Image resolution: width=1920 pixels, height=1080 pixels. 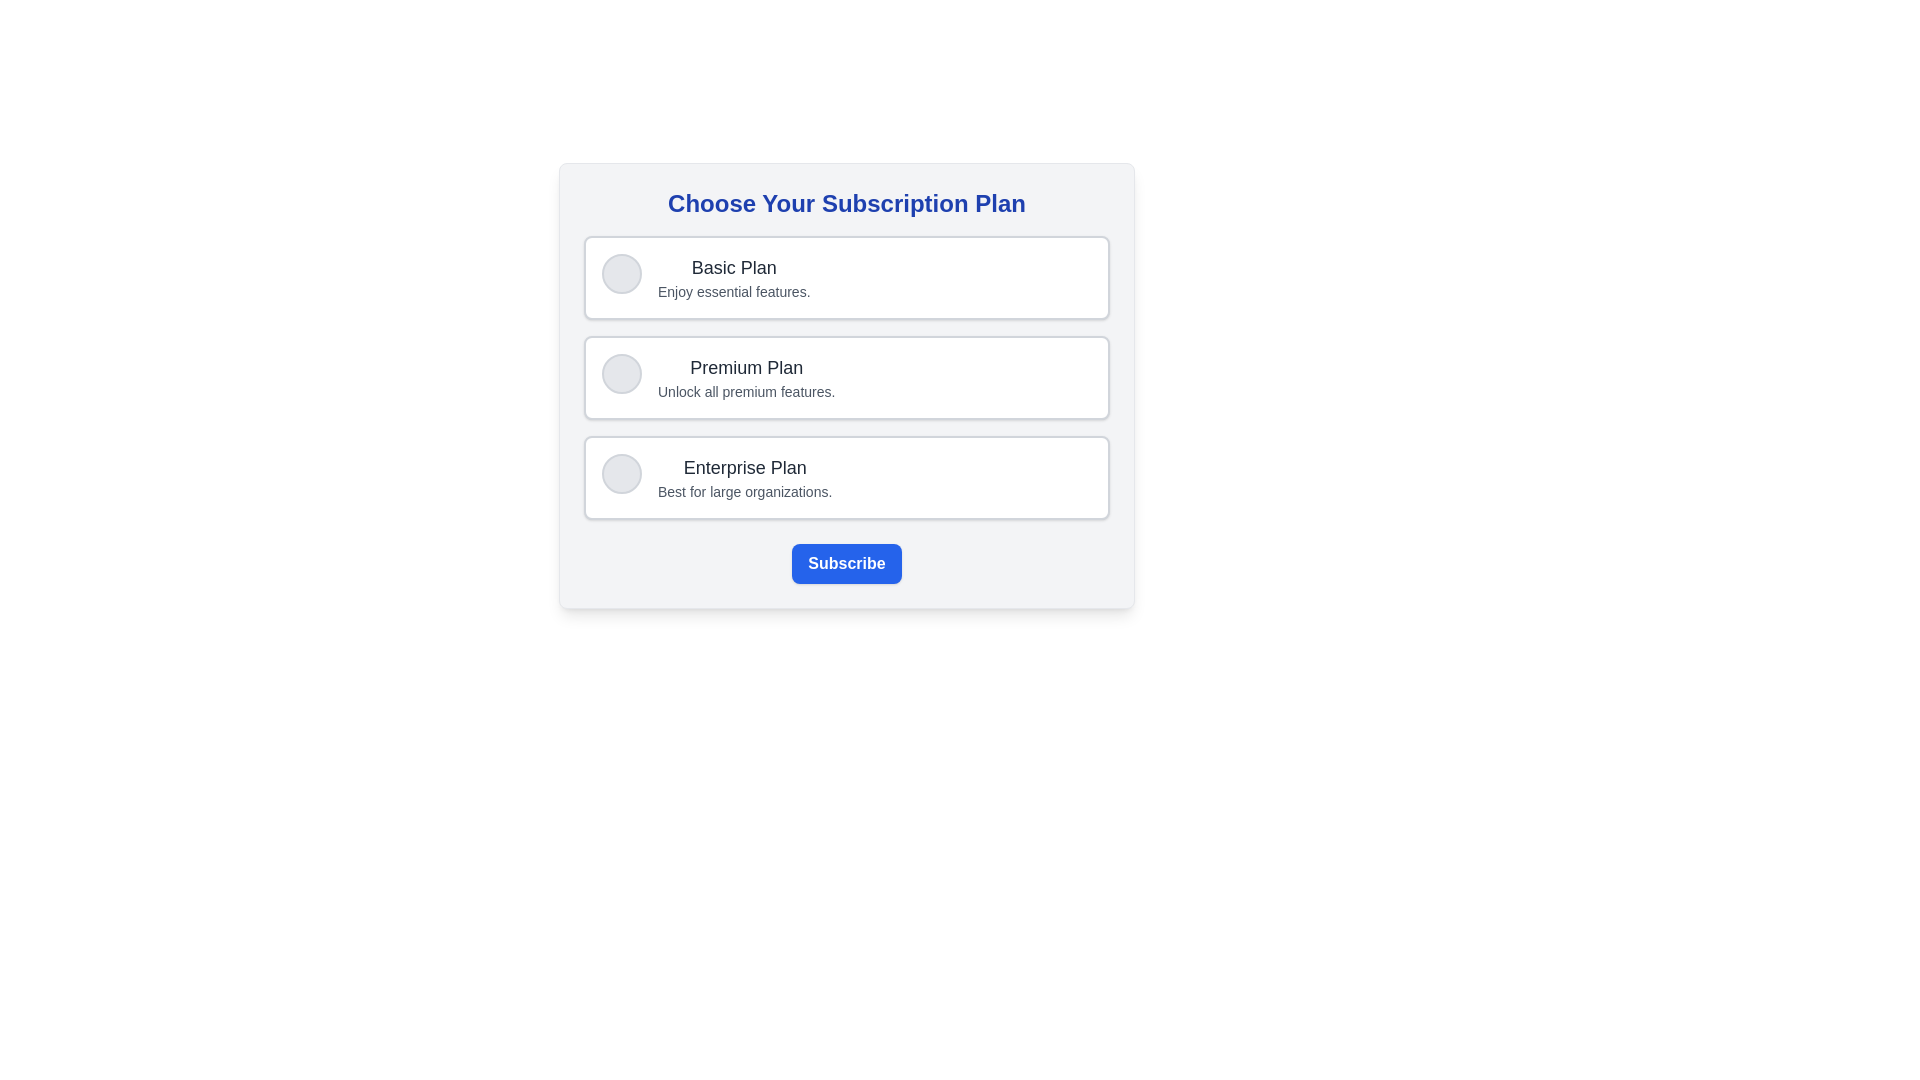 What do you see at coordinates (745, 392) in the screenshot?
I see `the label that describes the benefits of the Premium Plan option, which is located directly beneath the 'Premium Plan' heading` at bounding box center [745, 392].